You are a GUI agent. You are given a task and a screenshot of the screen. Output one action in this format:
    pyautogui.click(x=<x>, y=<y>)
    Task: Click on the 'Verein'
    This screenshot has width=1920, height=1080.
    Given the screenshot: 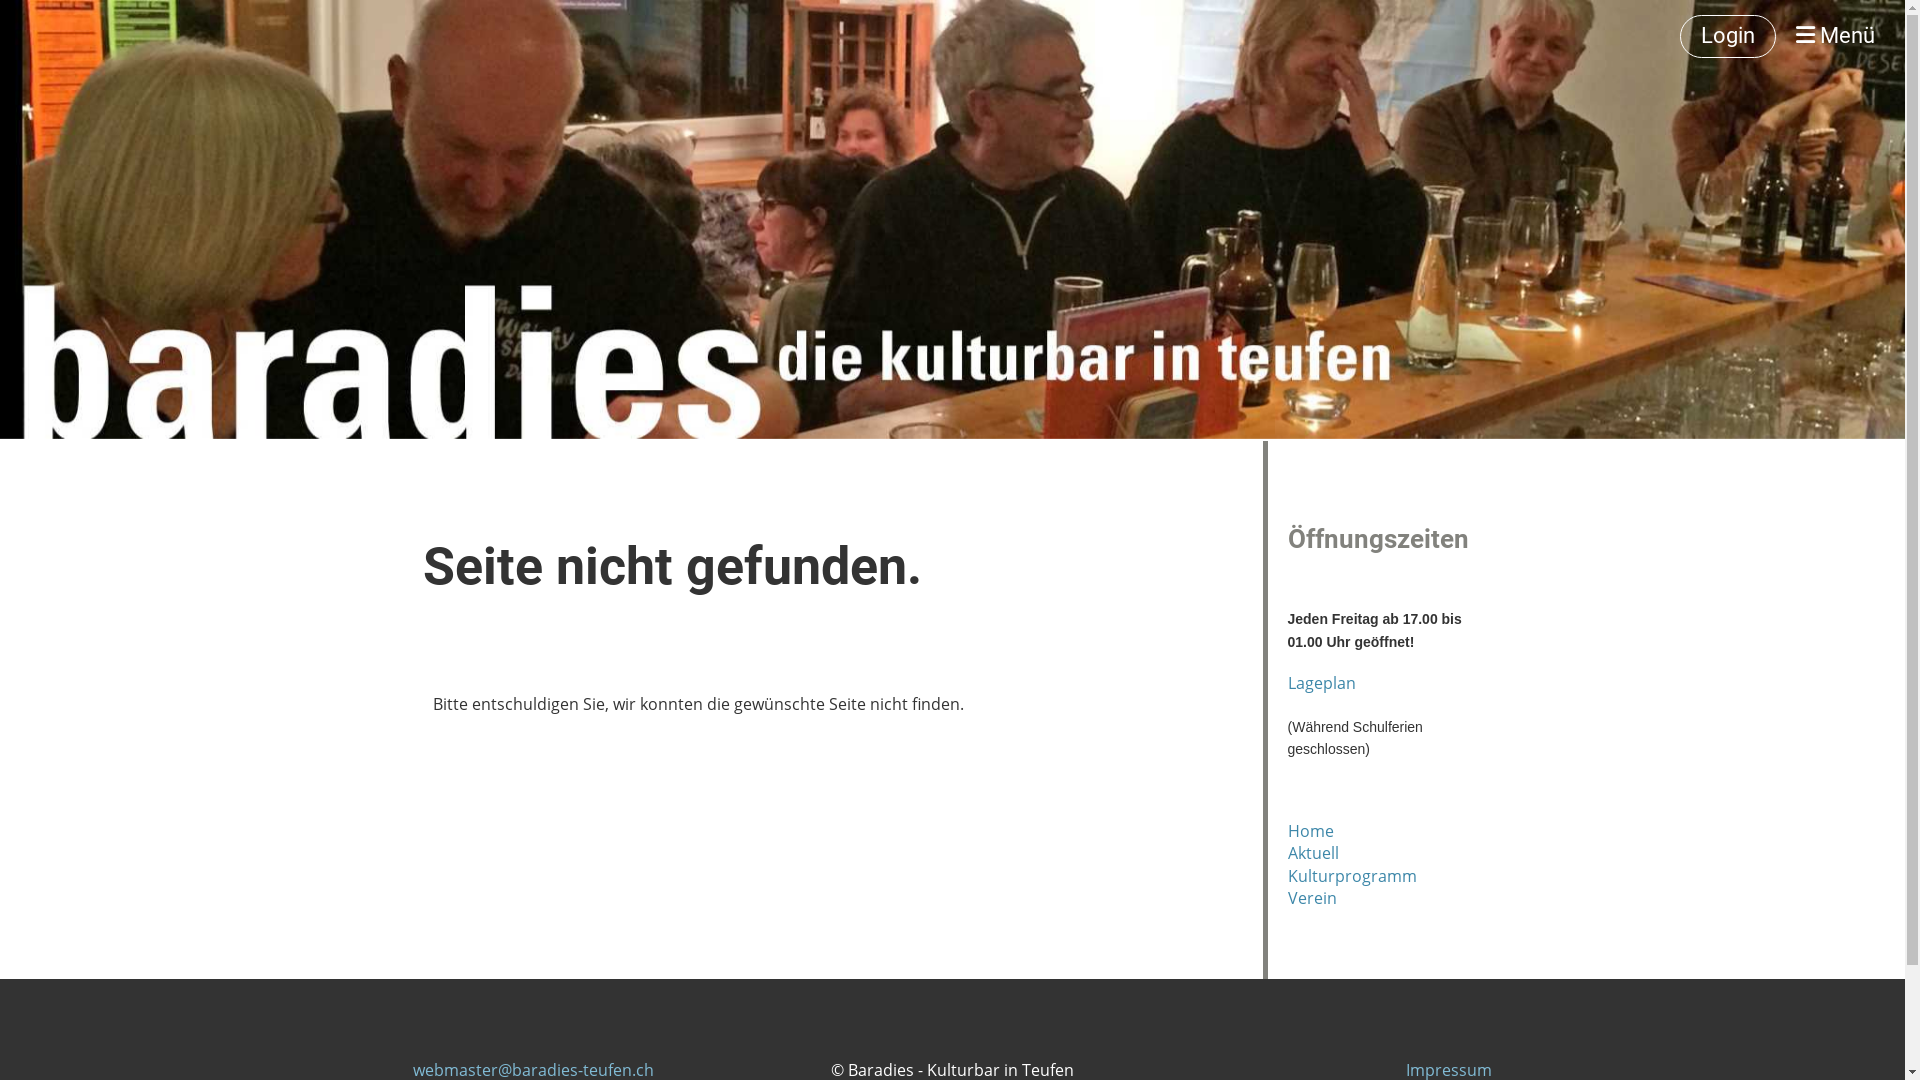 What is the action you would take?
    pyautogui.click(x=1312, y=897)
    